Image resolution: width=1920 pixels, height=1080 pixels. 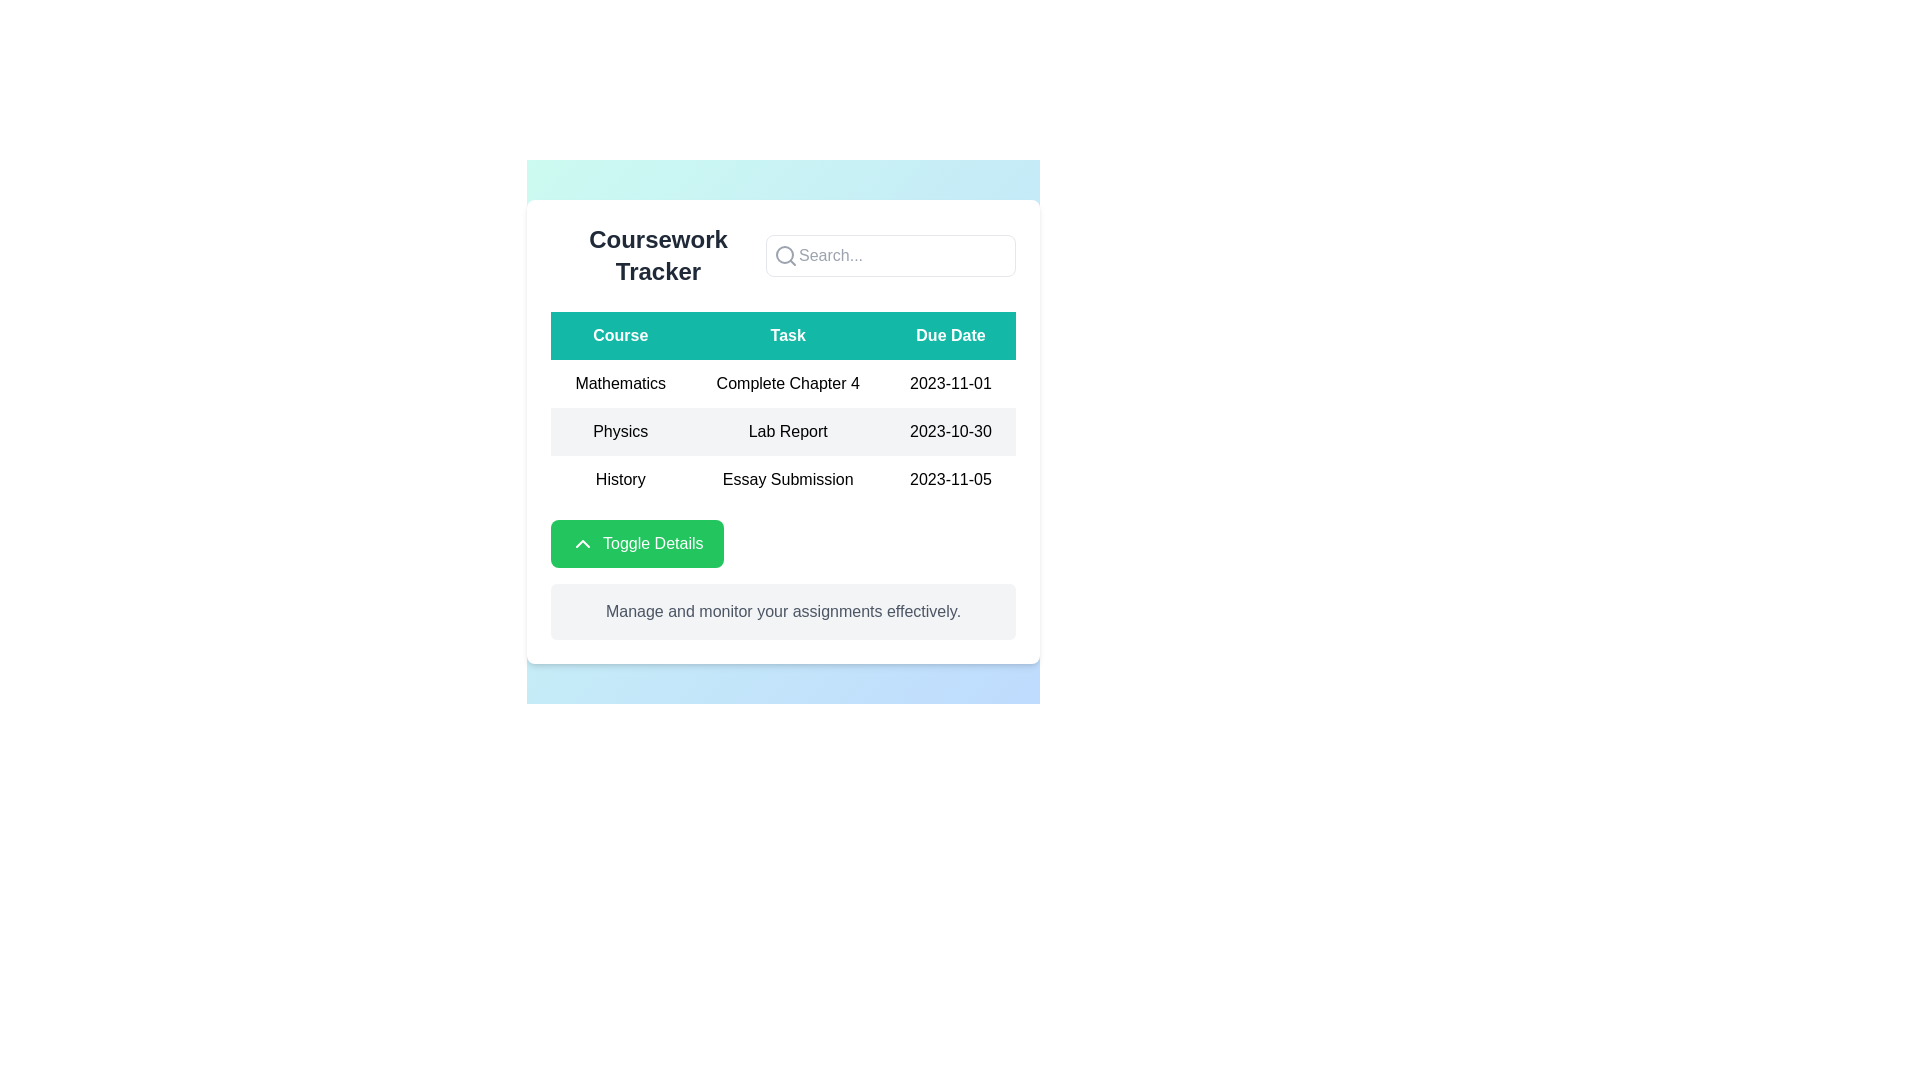 What do you see at coordinates (782, 254) in the screenshot?
I see `the magnifying glass icon in the search input box integrated into the header labeled 'Coursework Tracker'` at bounding box center [782, 254].